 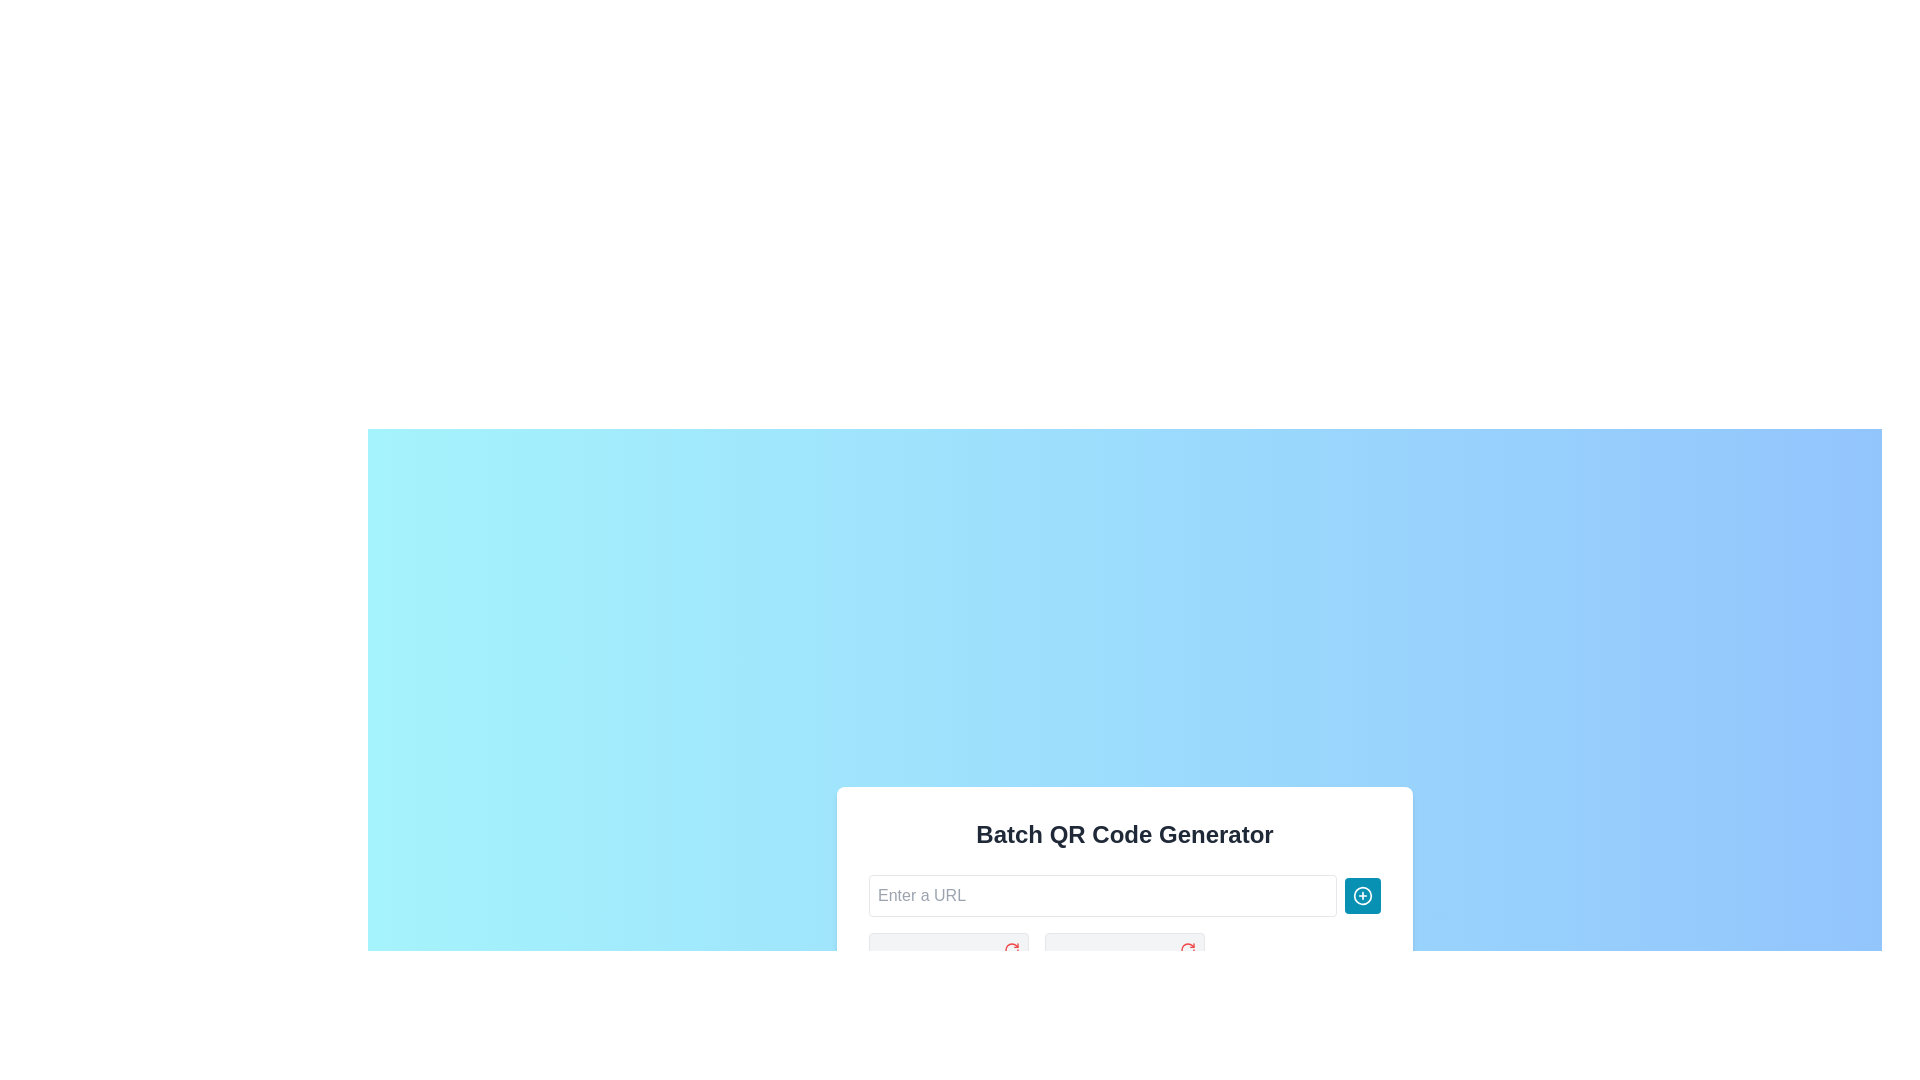 What do you see at coordinates (970, 967) in the screenshot?
I see `the second rectangular block in the upper row of the QR code grid within the Batch QR Code Generator interface` at bounding box center [970, 967].